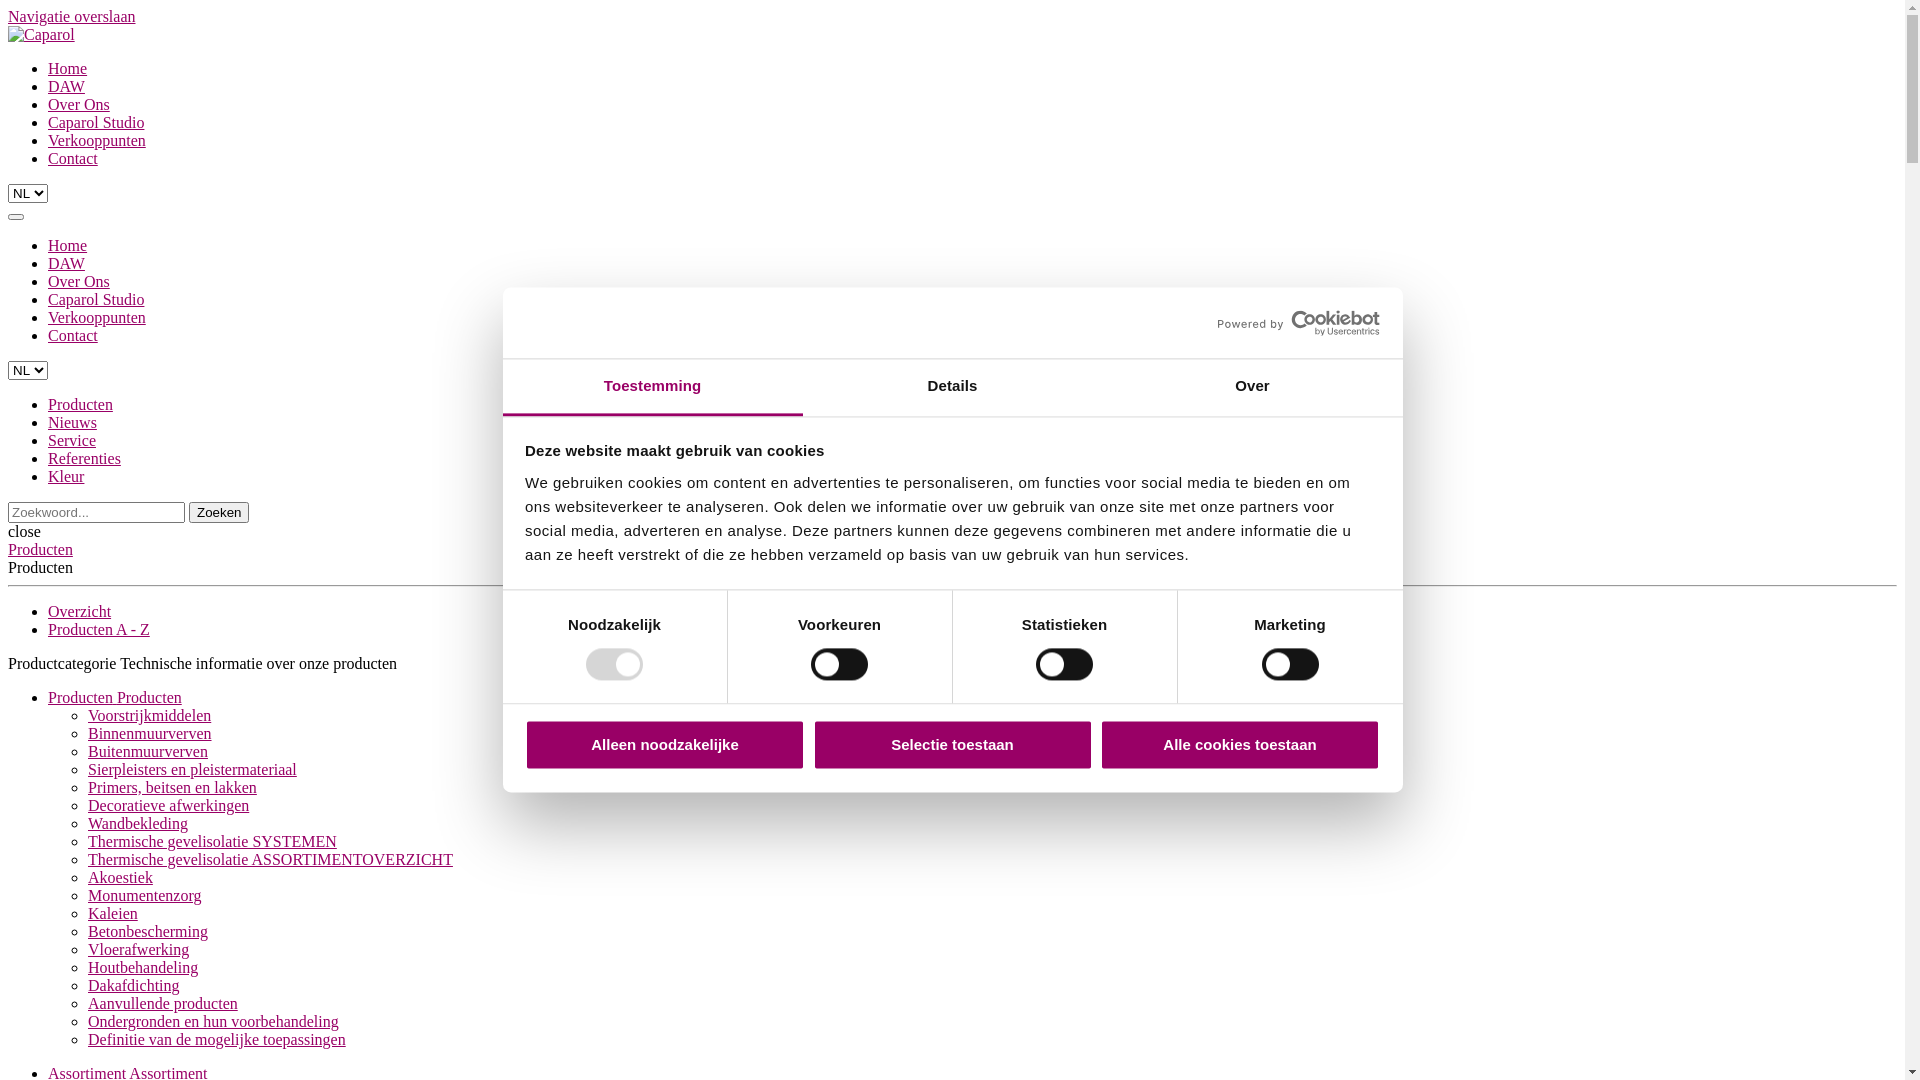 This screenshot has width=1920, height=1080. Describe the element at coordinates (168, 804) in the screenshot. I see `'Decoratieve afwerkingen'` at that location.